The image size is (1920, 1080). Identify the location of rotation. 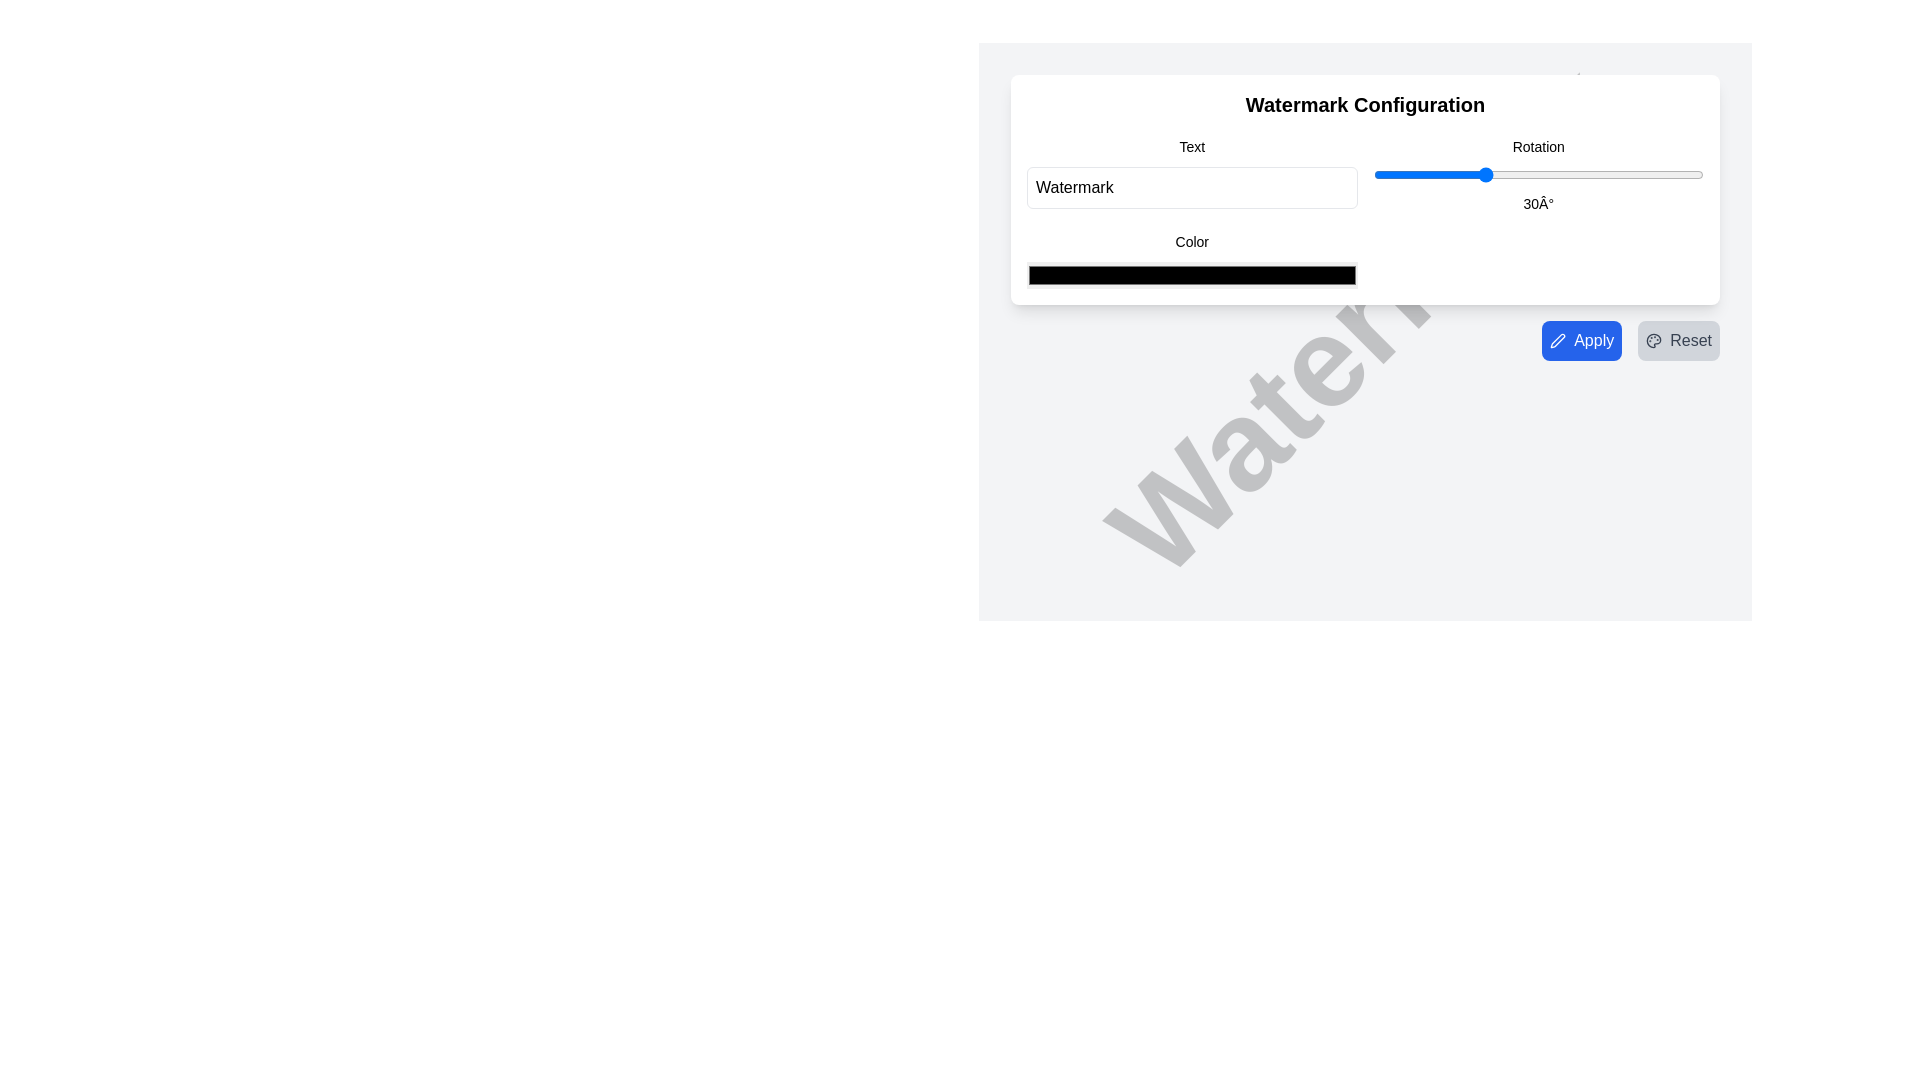
(1434, 173).